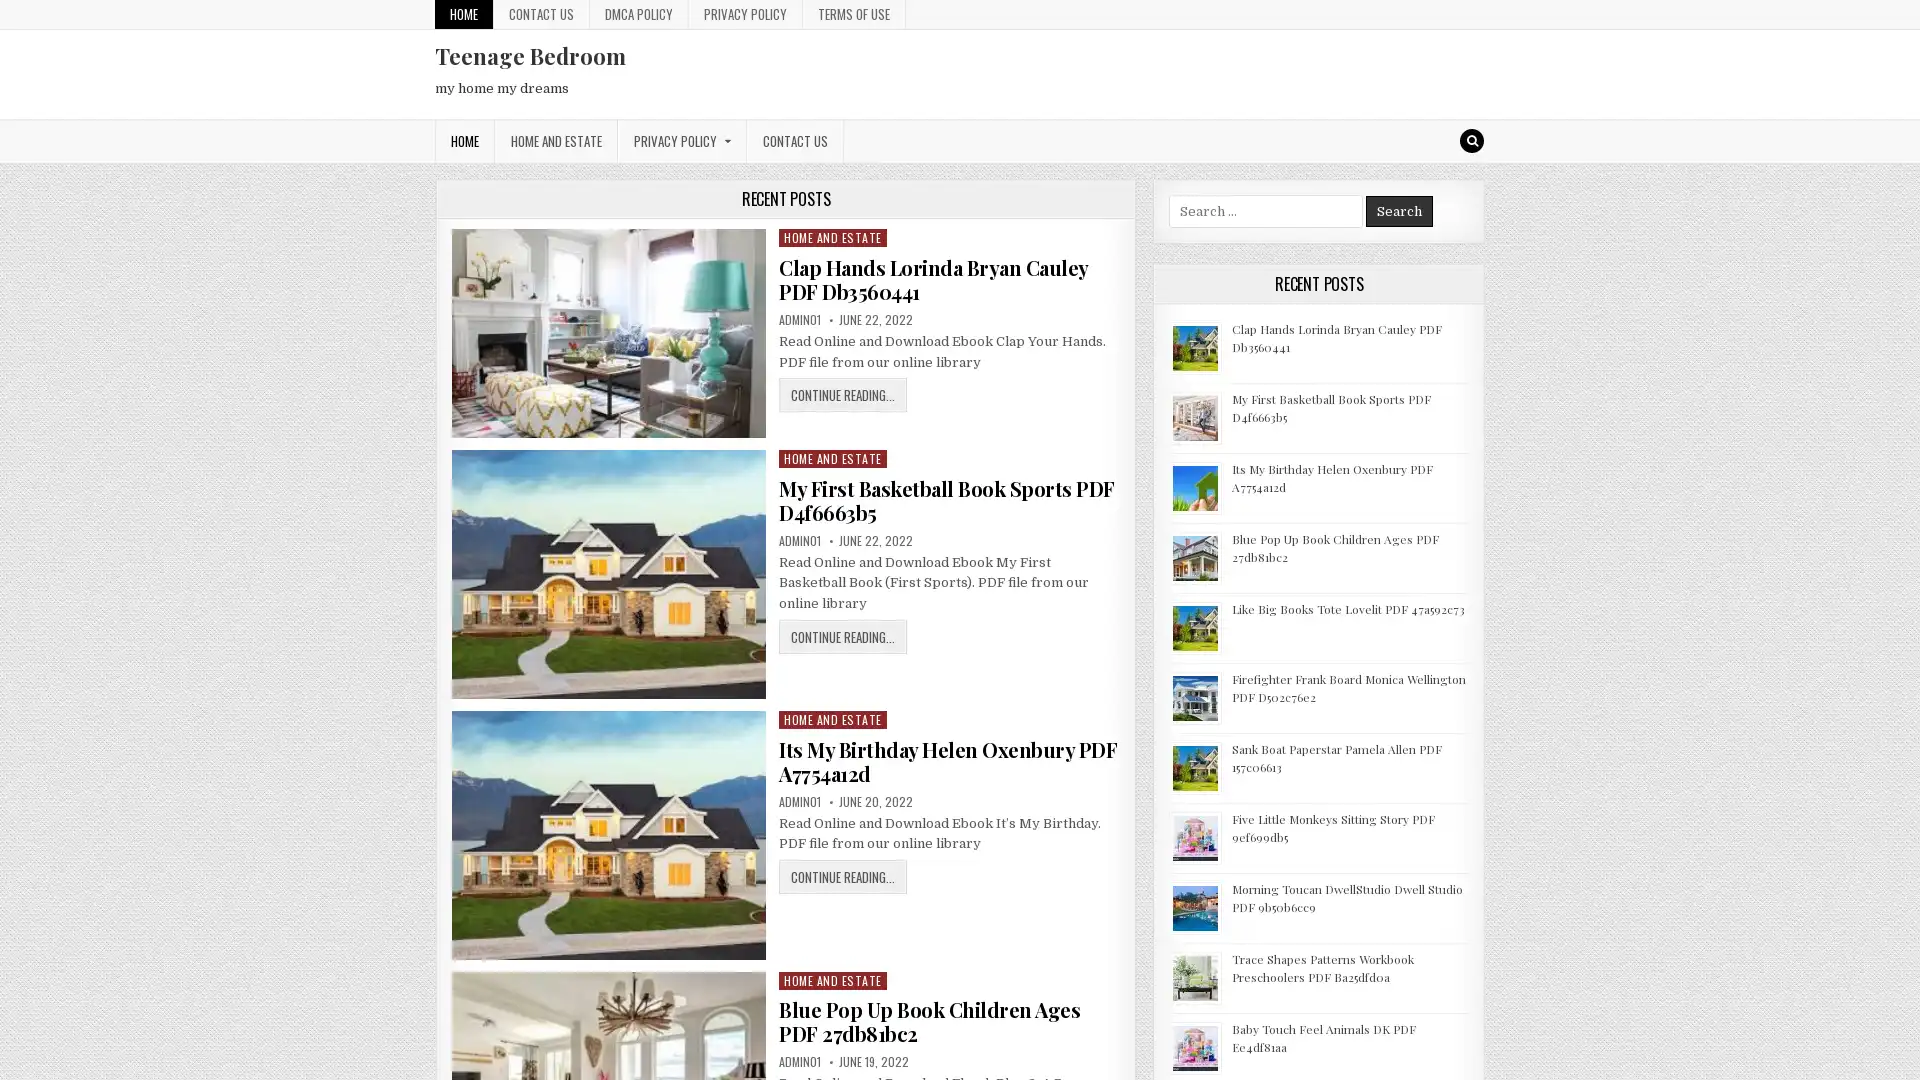 This screenshot has width=1920, height=1080. What do you see at coordinates (1398, 211) in the screenshot?
I see `Search` at bounding box center [1398, 211].